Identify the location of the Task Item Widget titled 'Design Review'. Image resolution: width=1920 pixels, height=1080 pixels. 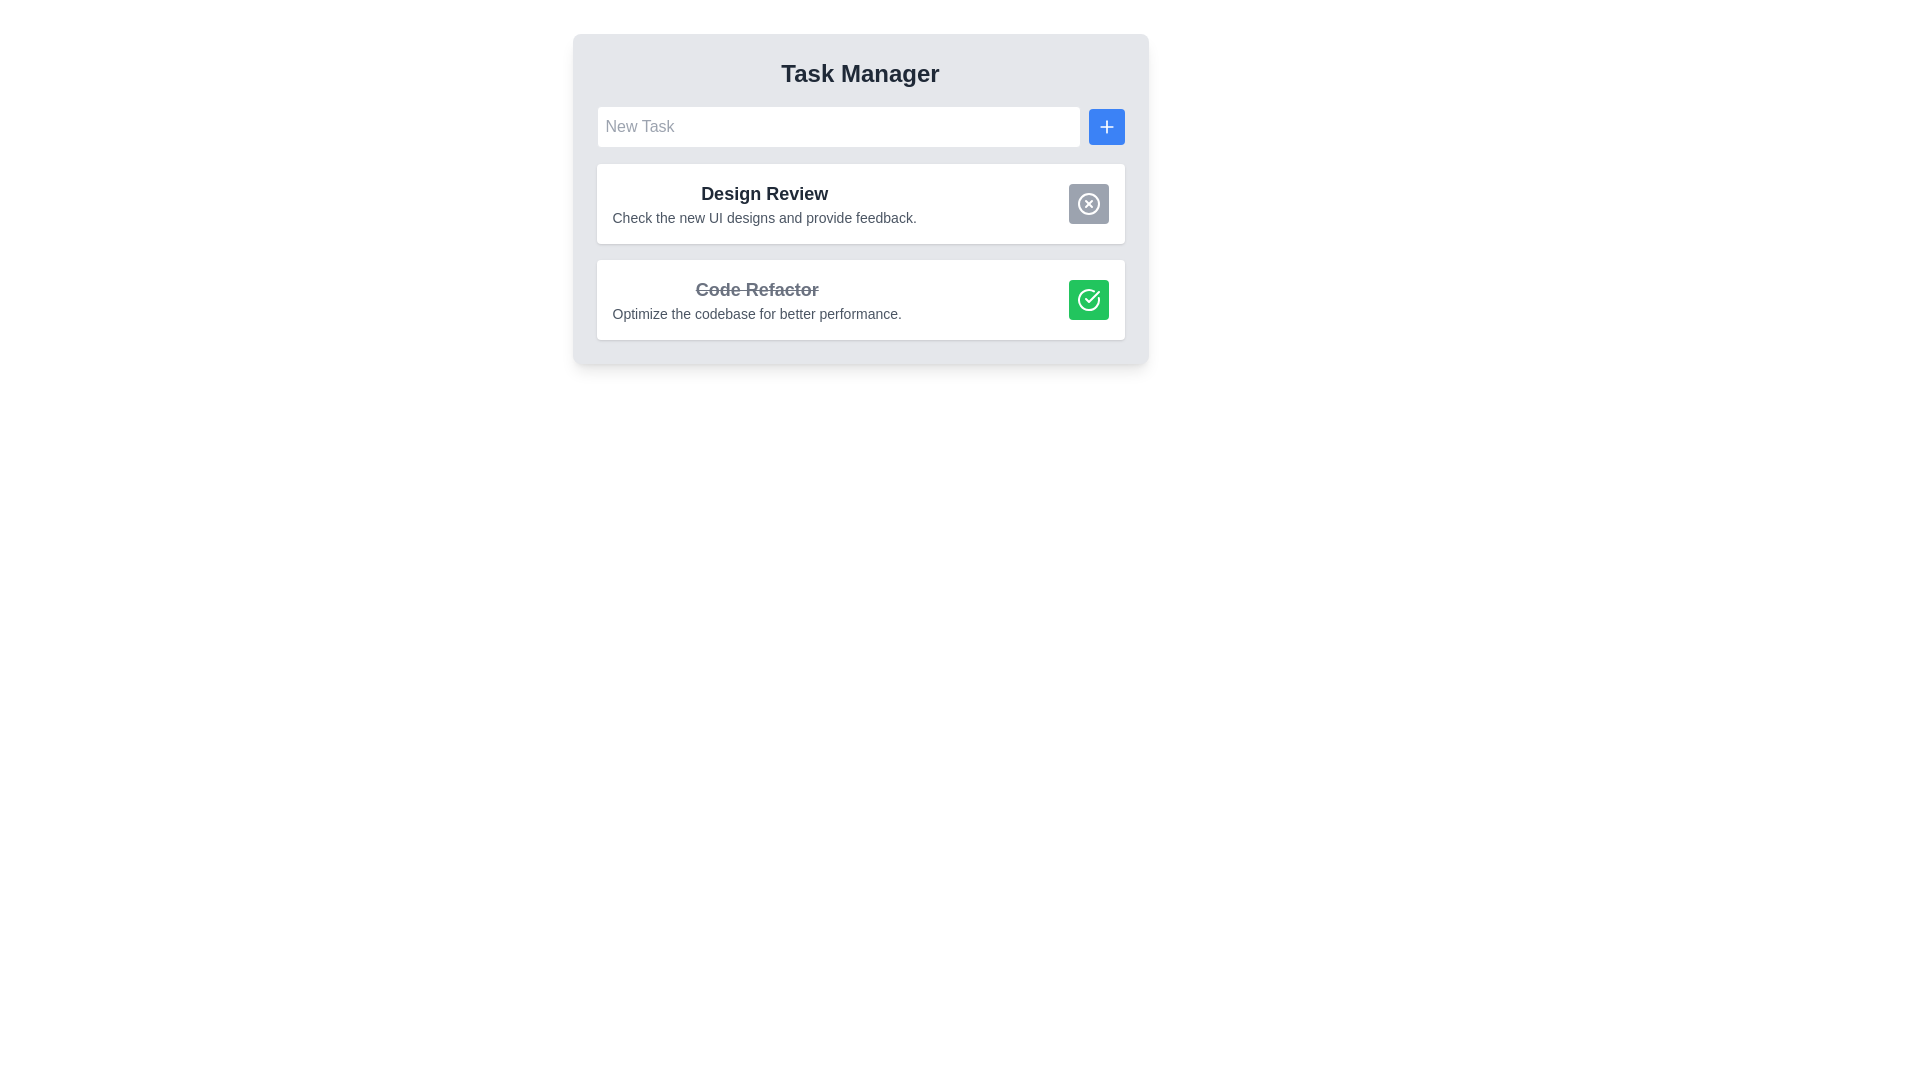
(860, 199).